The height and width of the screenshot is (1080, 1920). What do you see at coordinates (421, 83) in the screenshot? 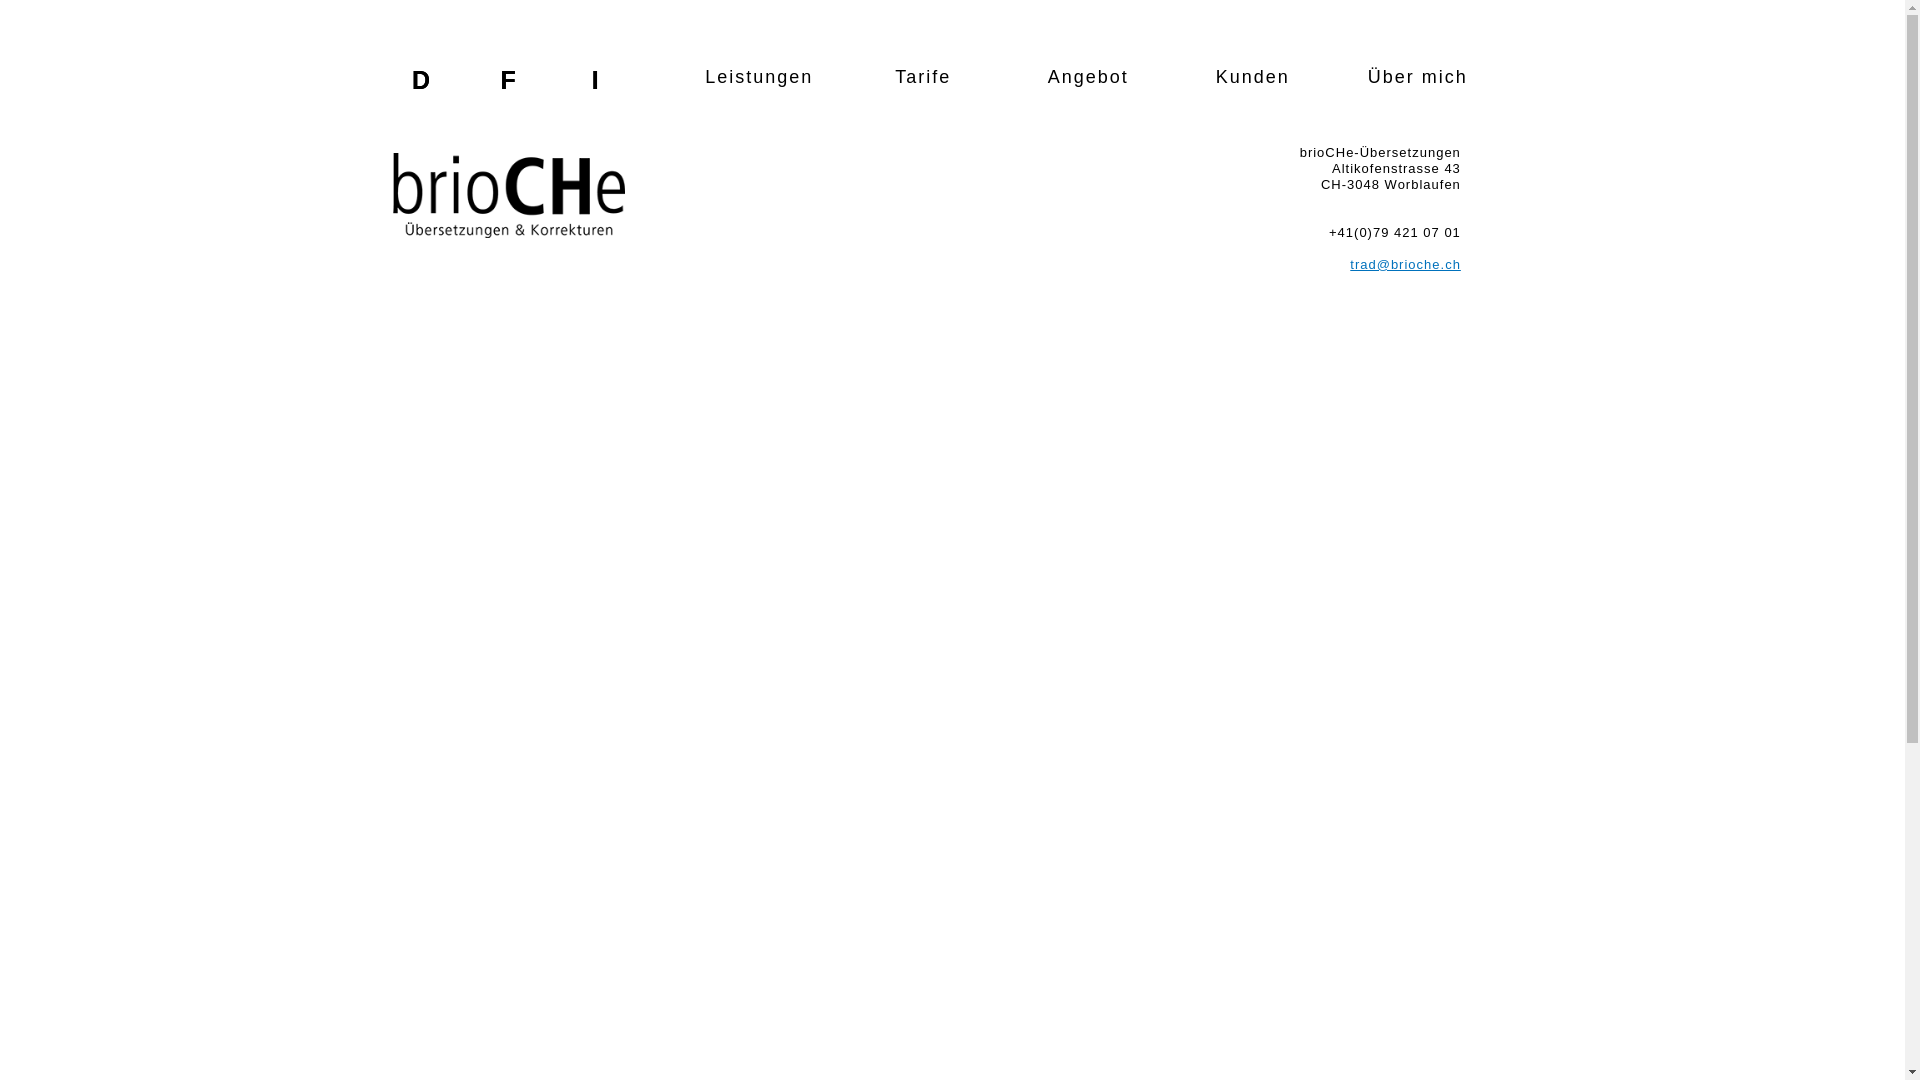
I see `'D'` at bounding box center [421, 83].